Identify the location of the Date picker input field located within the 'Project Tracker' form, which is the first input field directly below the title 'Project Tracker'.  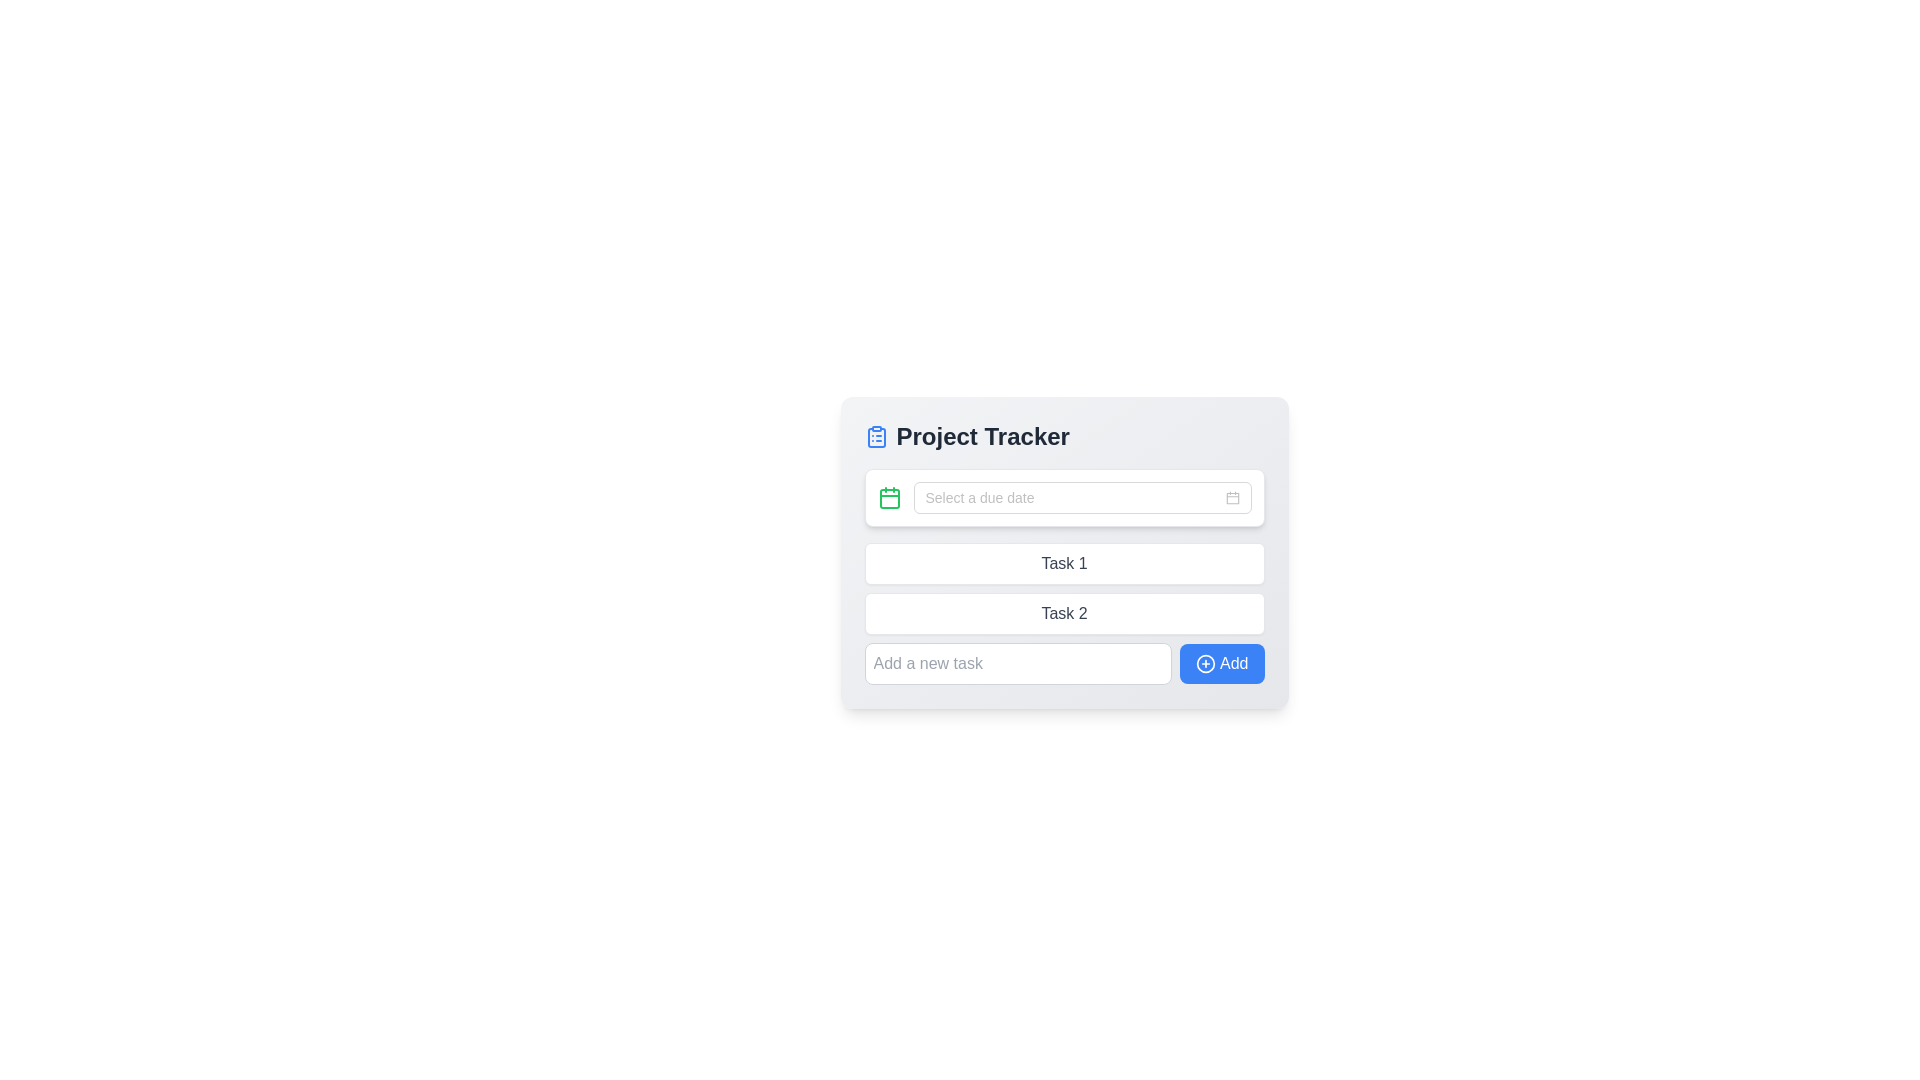
(1081, 496).